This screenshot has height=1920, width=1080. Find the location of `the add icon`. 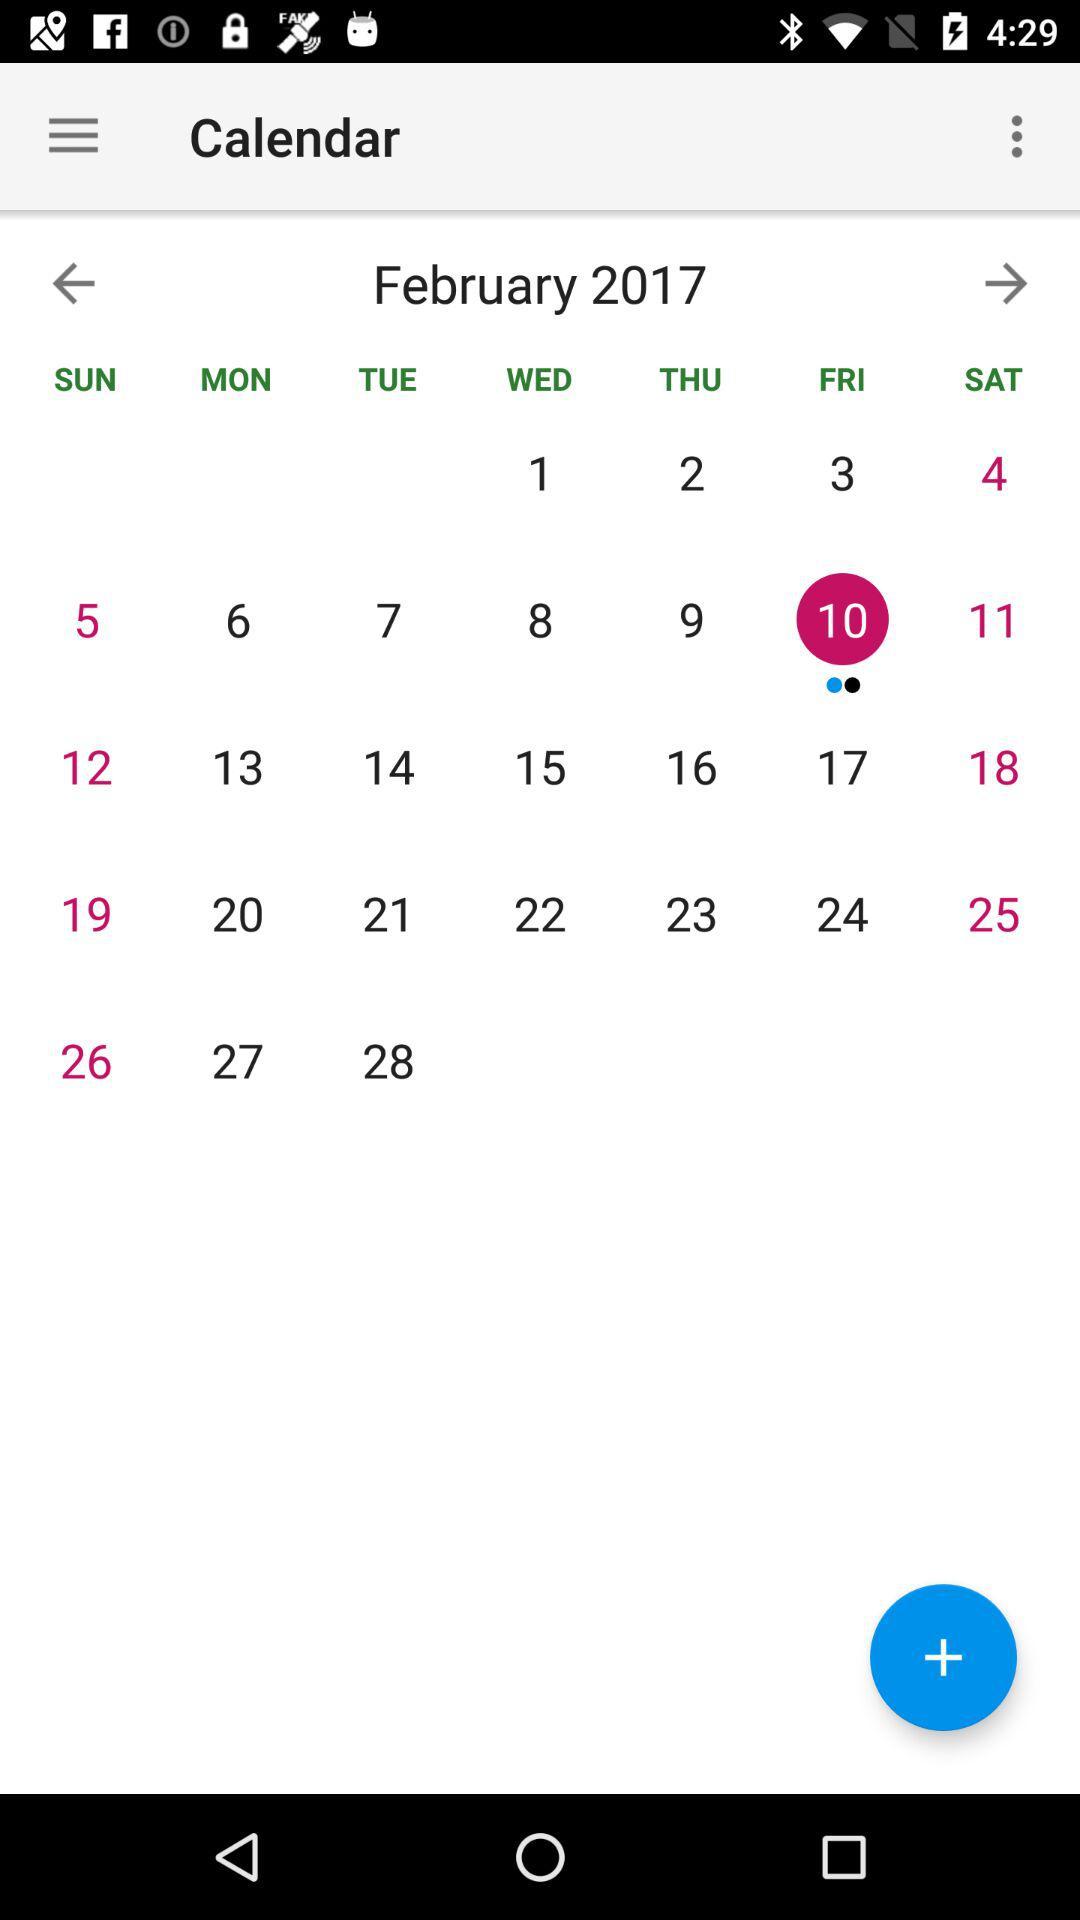

the add icon is located at coordinates (943, 1657).